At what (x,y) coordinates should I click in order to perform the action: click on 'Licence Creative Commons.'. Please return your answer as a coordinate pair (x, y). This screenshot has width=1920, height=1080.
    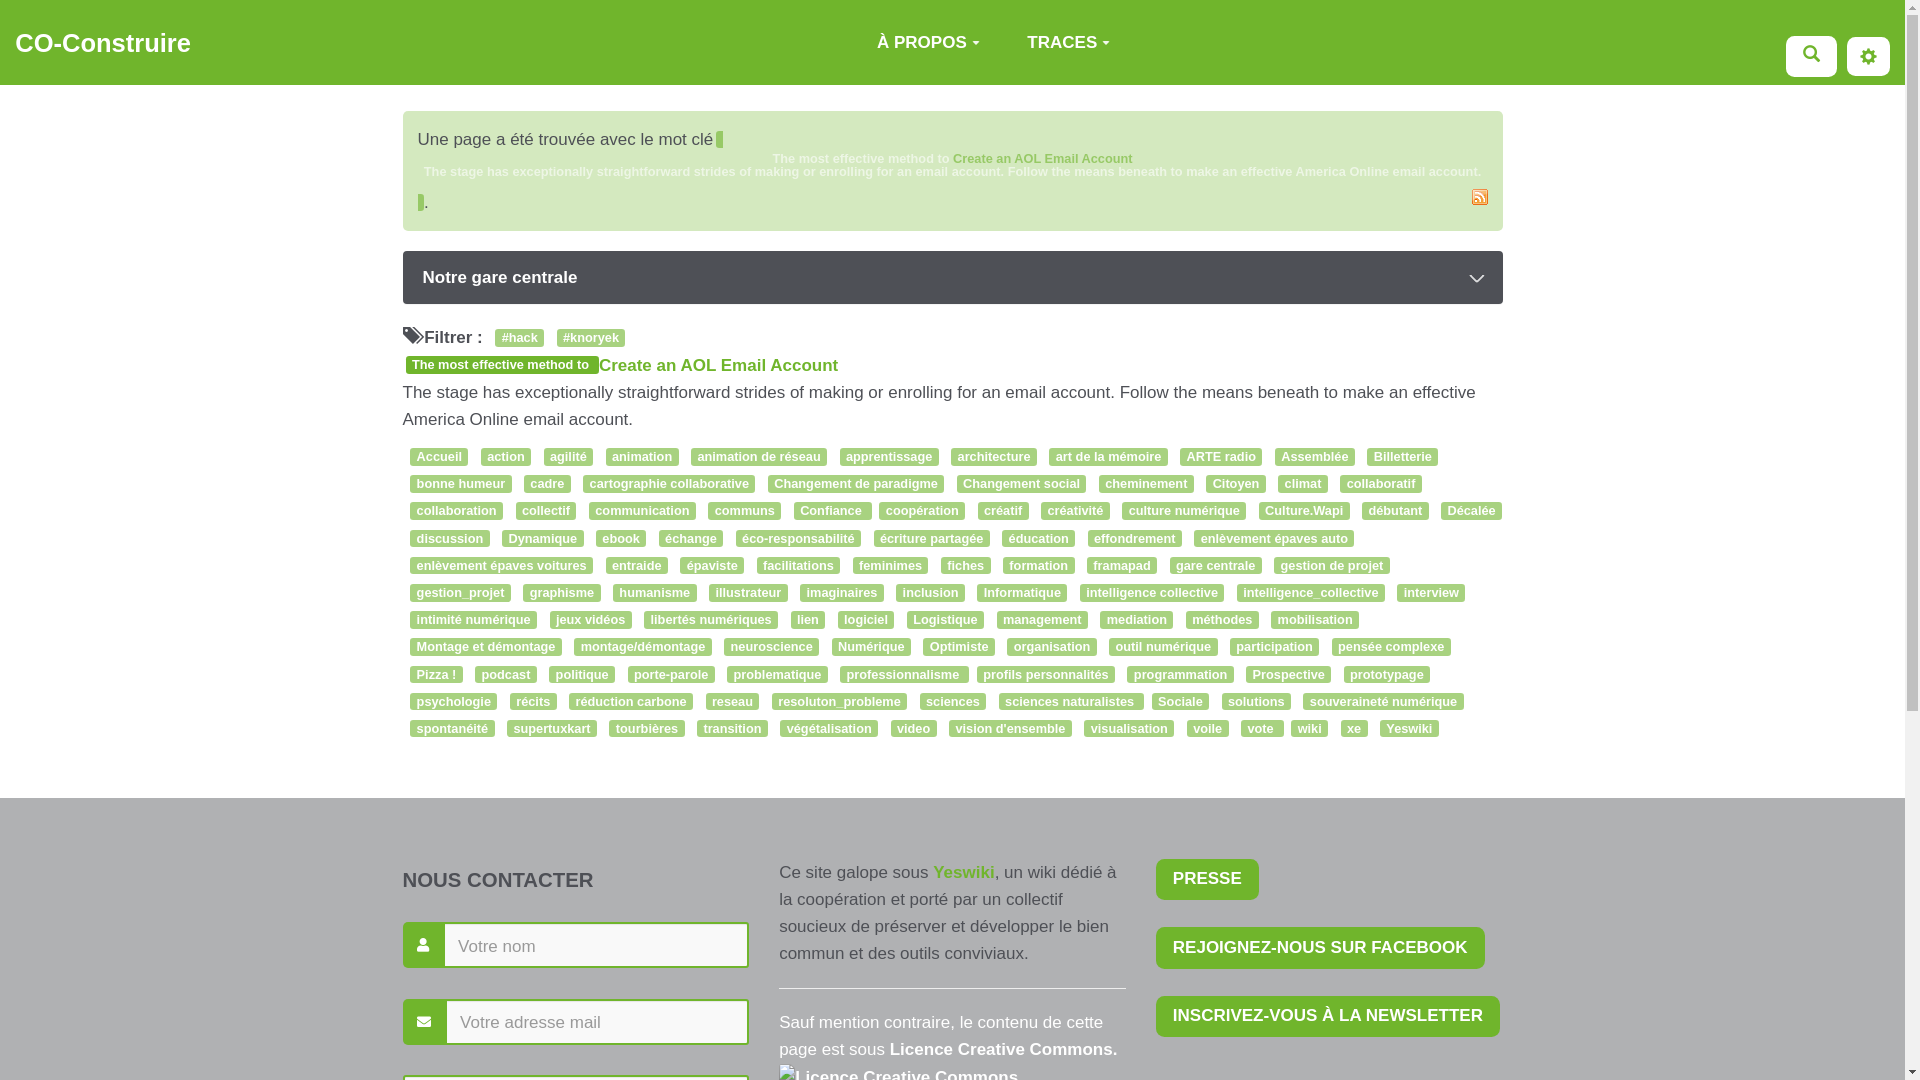
    Looking at the image, I should click on (1003, 1048).